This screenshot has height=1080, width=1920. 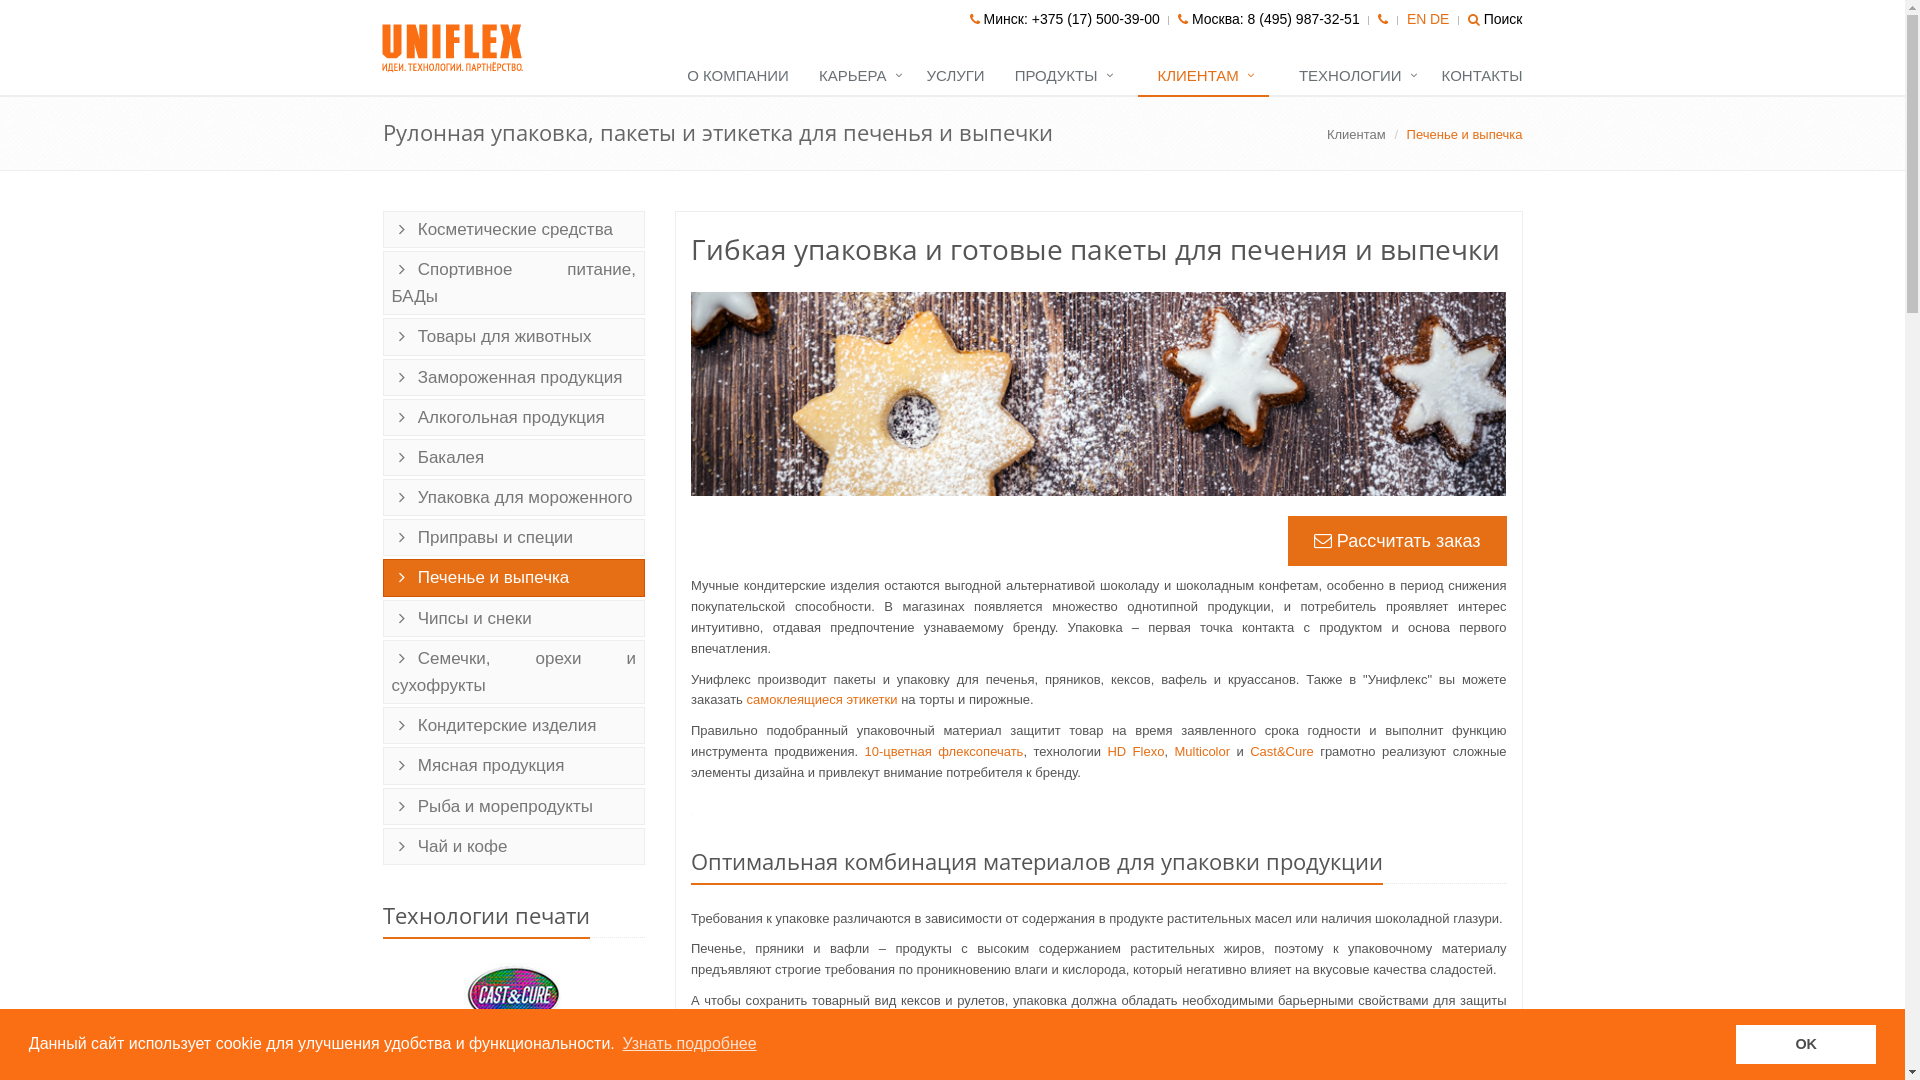 I want to click on '8 (495) 987-32-51', so click(x=1304, y=19).